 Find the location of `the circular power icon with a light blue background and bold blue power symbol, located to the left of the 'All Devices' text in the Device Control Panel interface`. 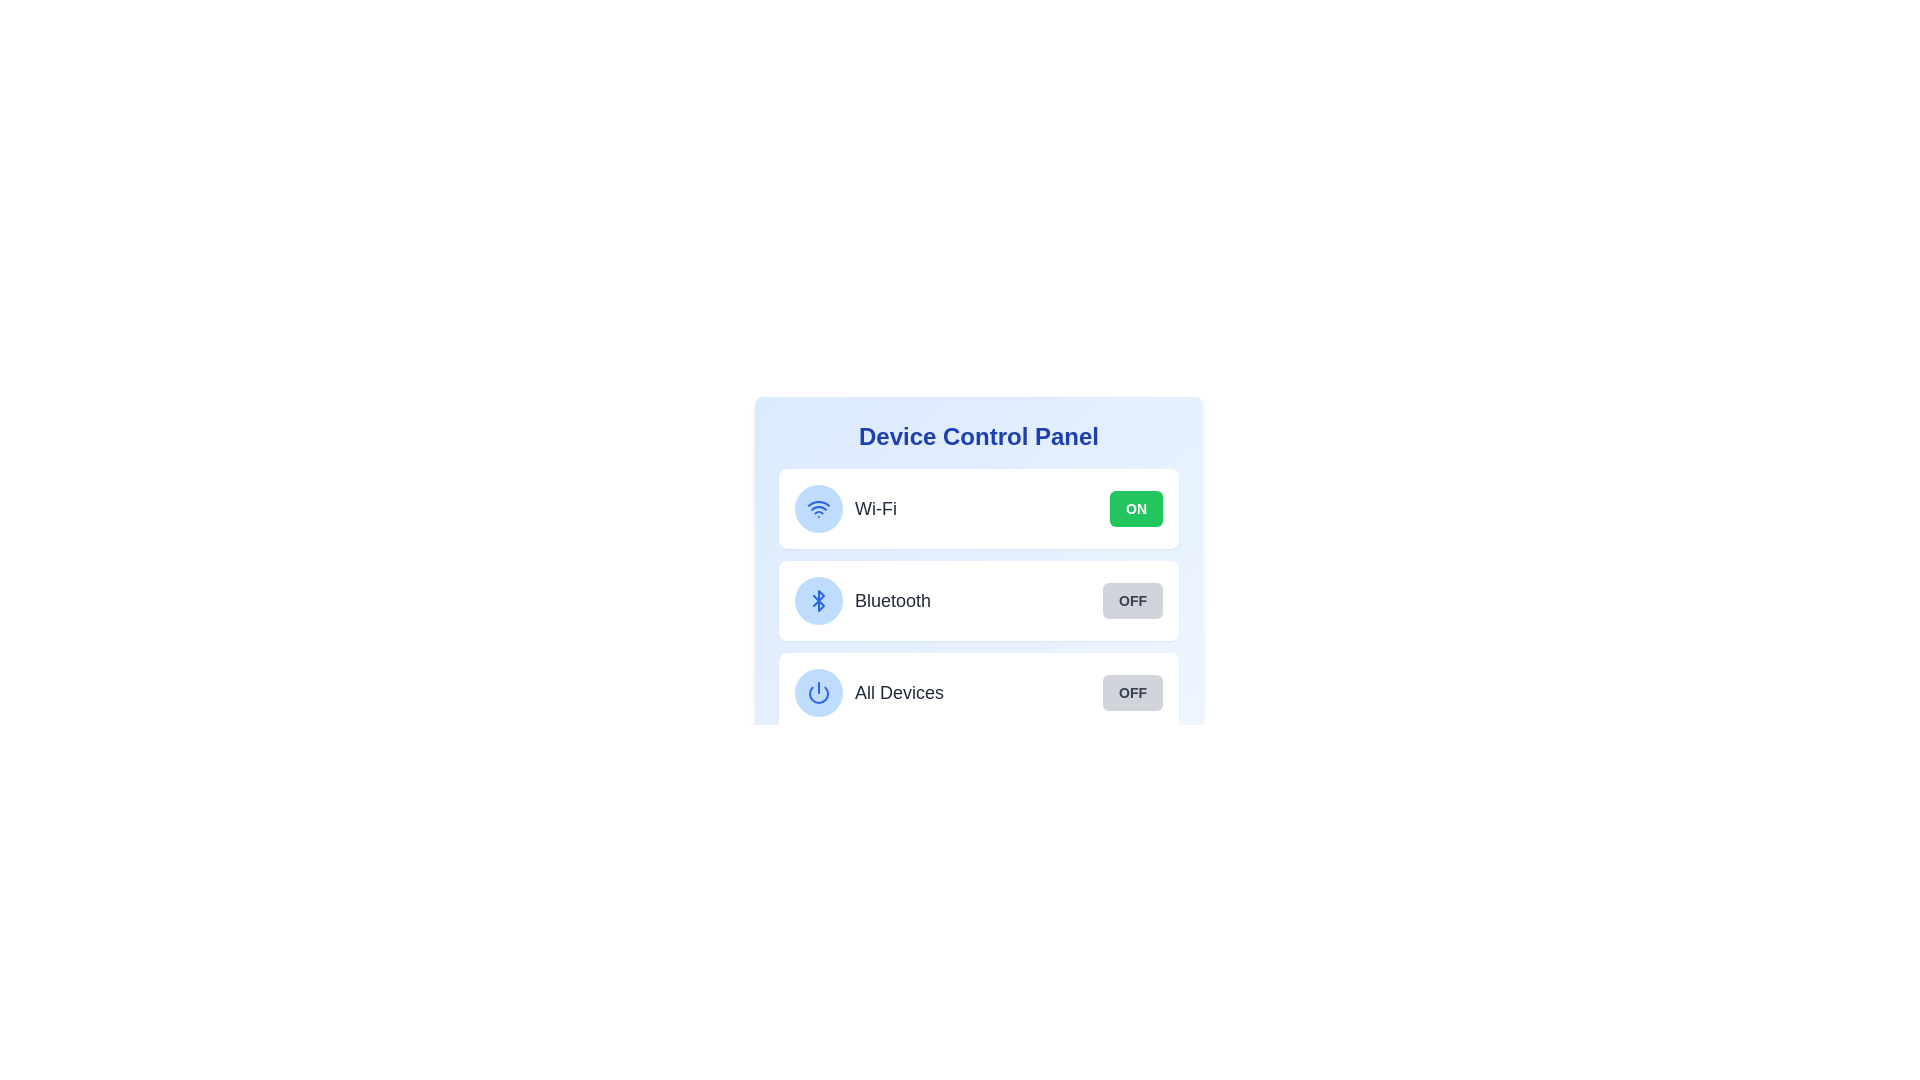

the circular power icon with a light blue background and bold blue power symbol, located to the left of the 'All Devices' text in the Device Control Panel interface is located at coordinates (819, 692).